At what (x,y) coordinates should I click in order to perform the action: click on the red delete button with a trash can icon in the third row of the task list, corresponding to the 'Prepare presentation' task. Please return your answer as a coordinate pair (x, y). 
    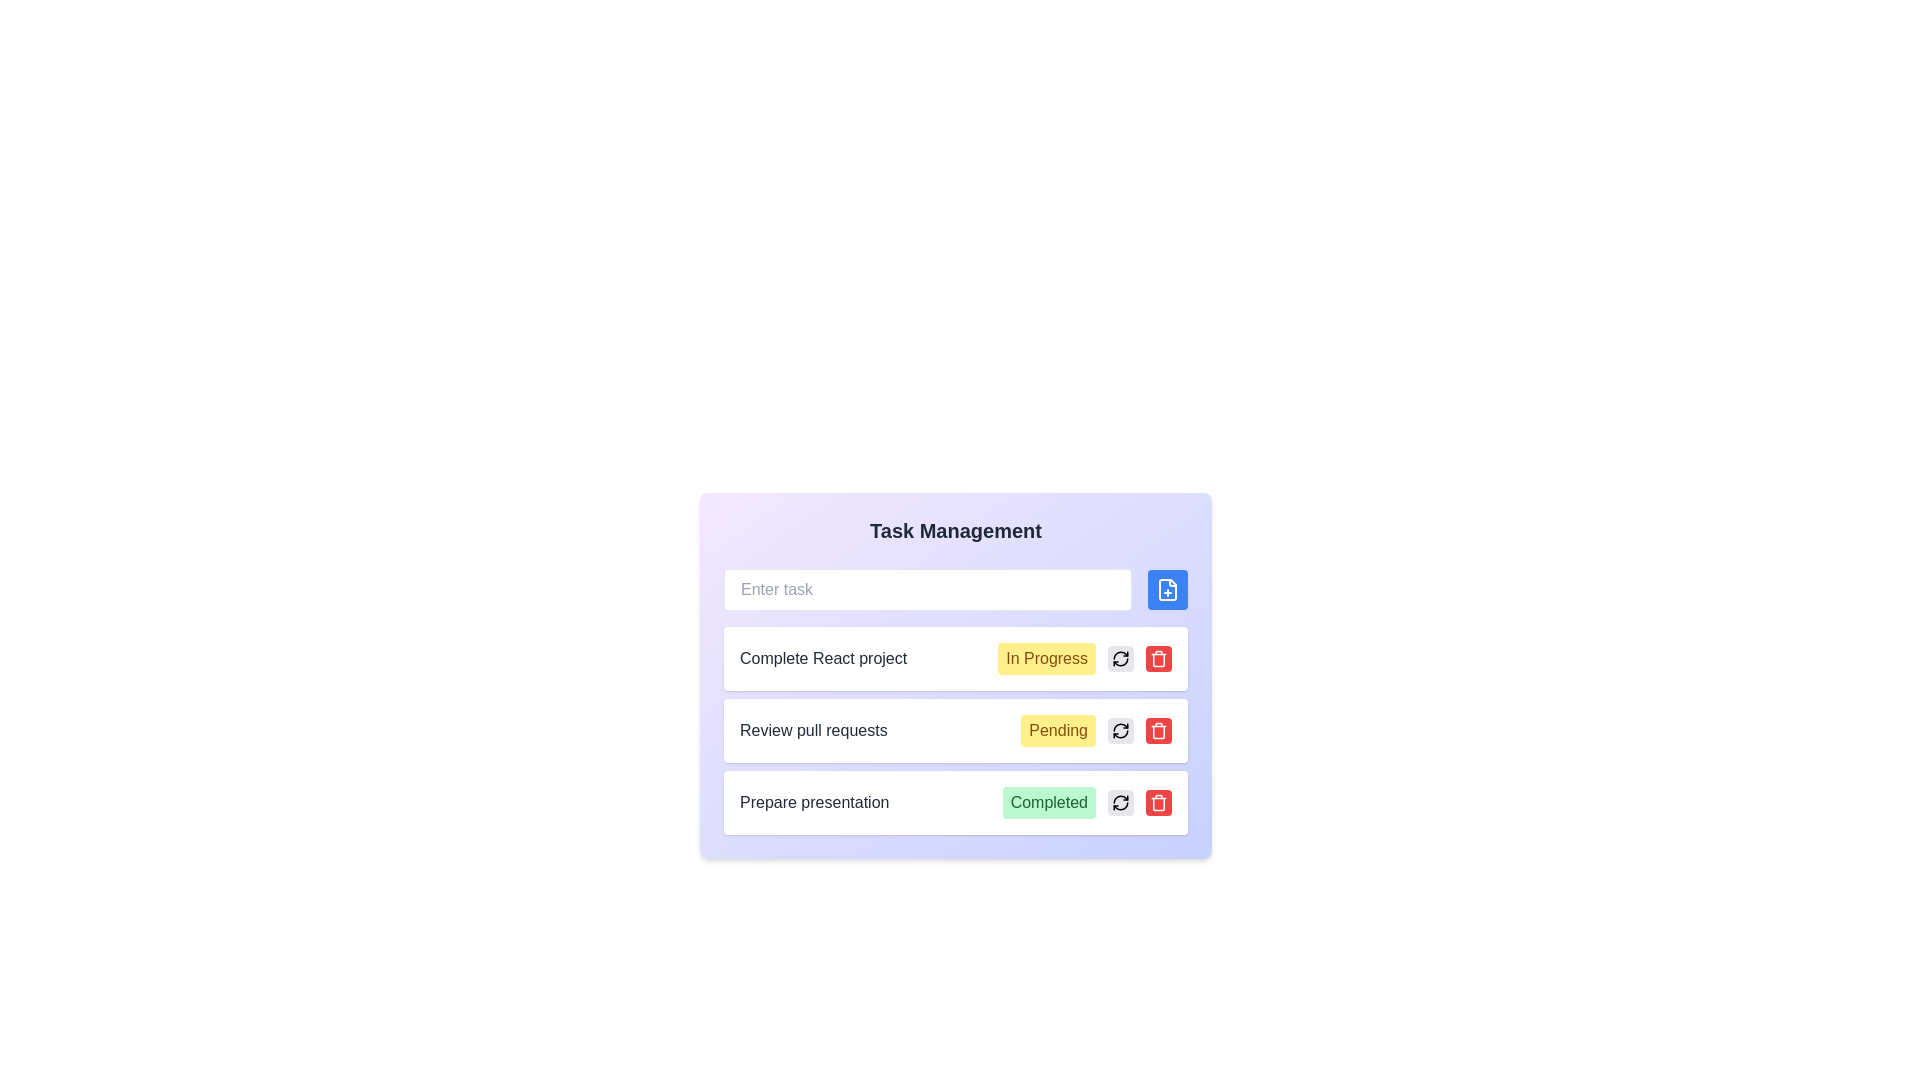
    Looking at the image, I should click on (1158, 801).